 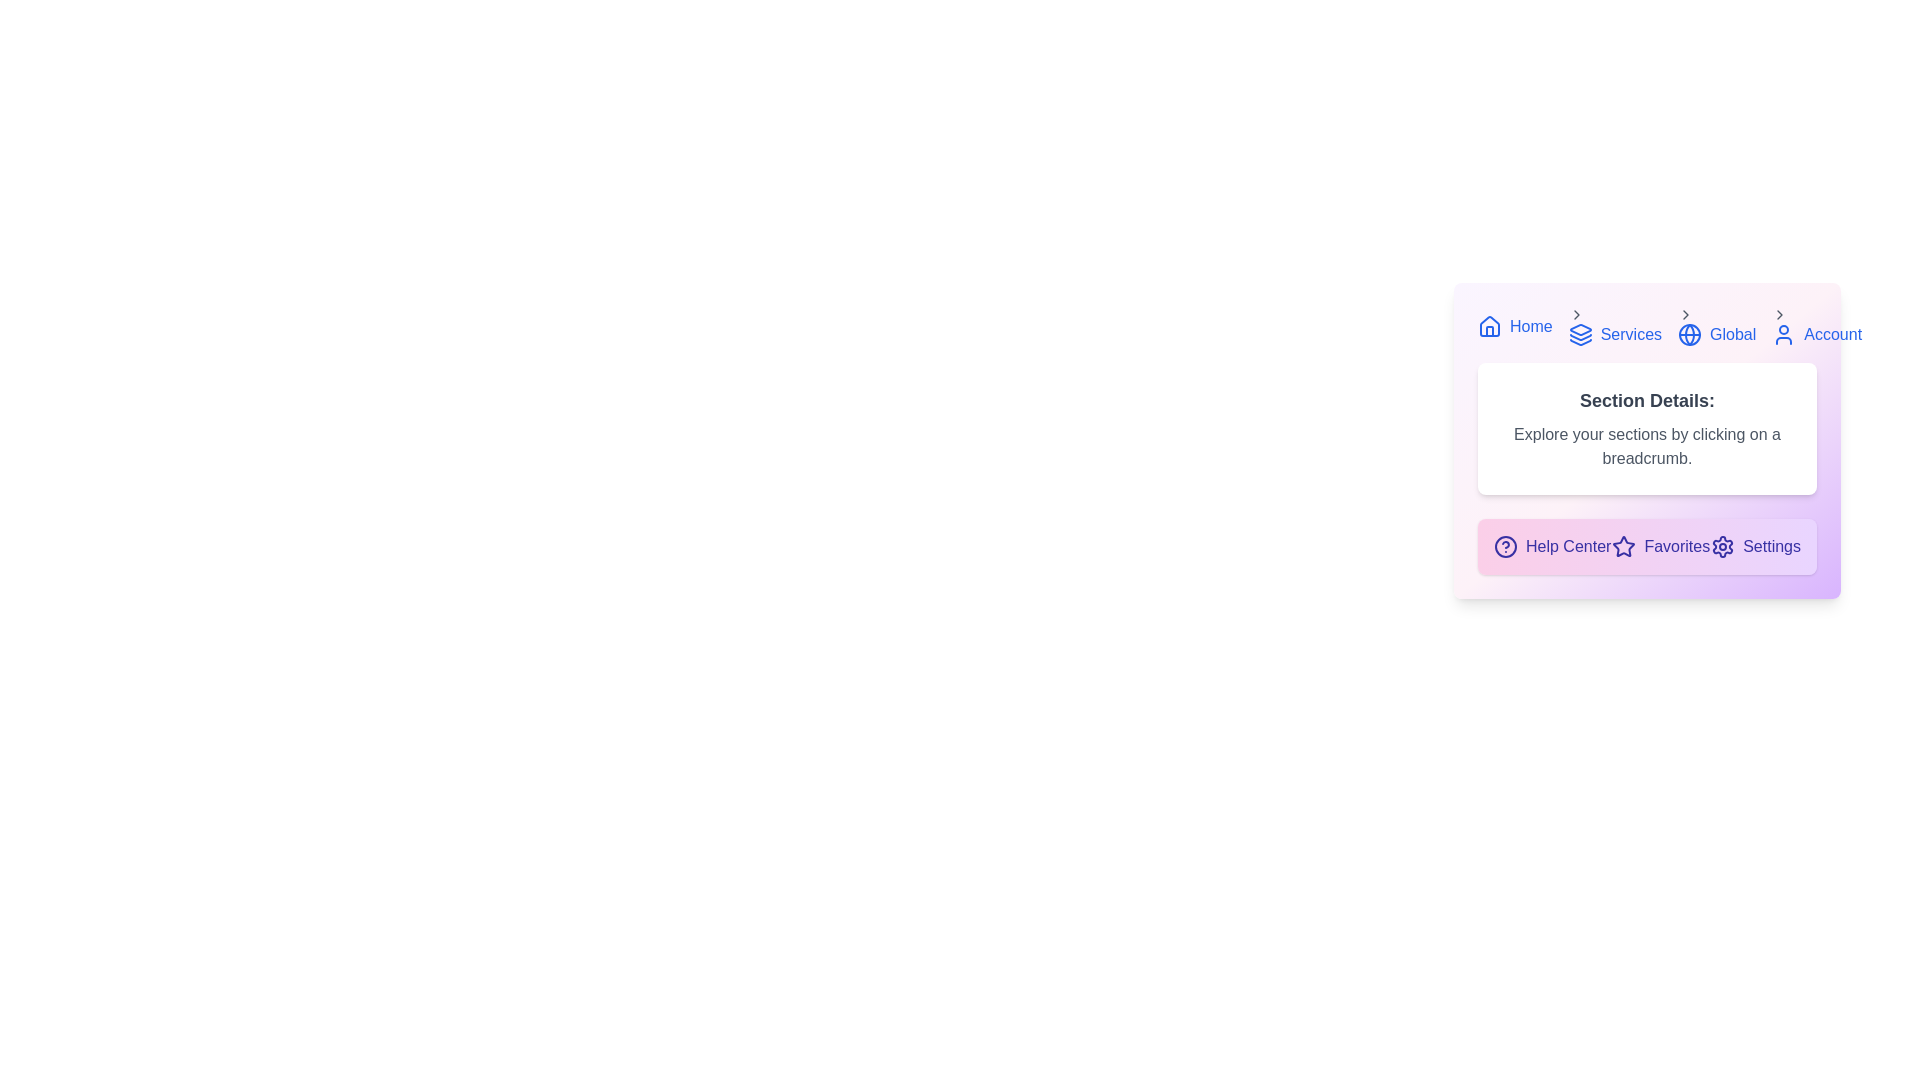 What do you see at coordinates (1677, 547) in the screenshot?
I see `the 'Favorites' label, which is positioned in the lower section of the modal, between the 'Help Center' and 'Settings' options, following a star icon` at bounding box center [1677, 547].